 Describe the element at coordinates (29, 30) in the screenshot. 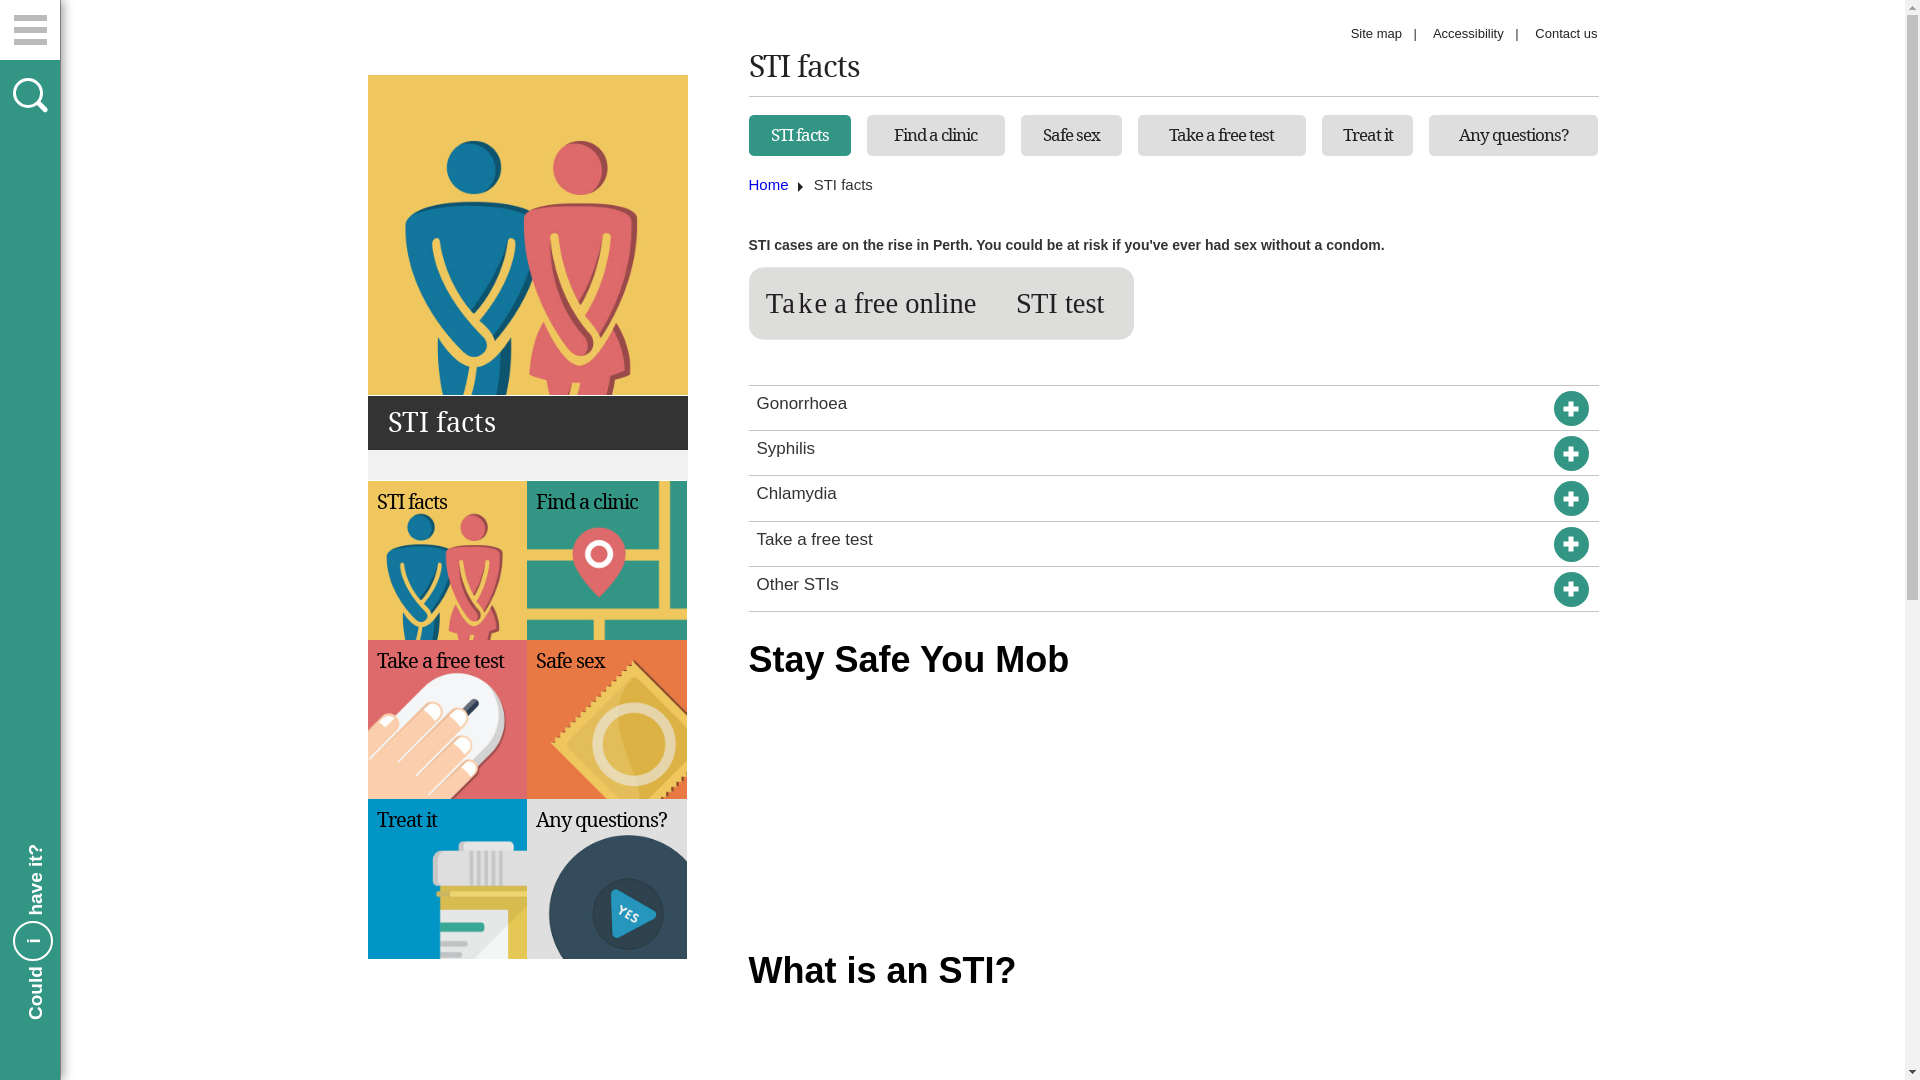

I see `'Menu'` at that location.